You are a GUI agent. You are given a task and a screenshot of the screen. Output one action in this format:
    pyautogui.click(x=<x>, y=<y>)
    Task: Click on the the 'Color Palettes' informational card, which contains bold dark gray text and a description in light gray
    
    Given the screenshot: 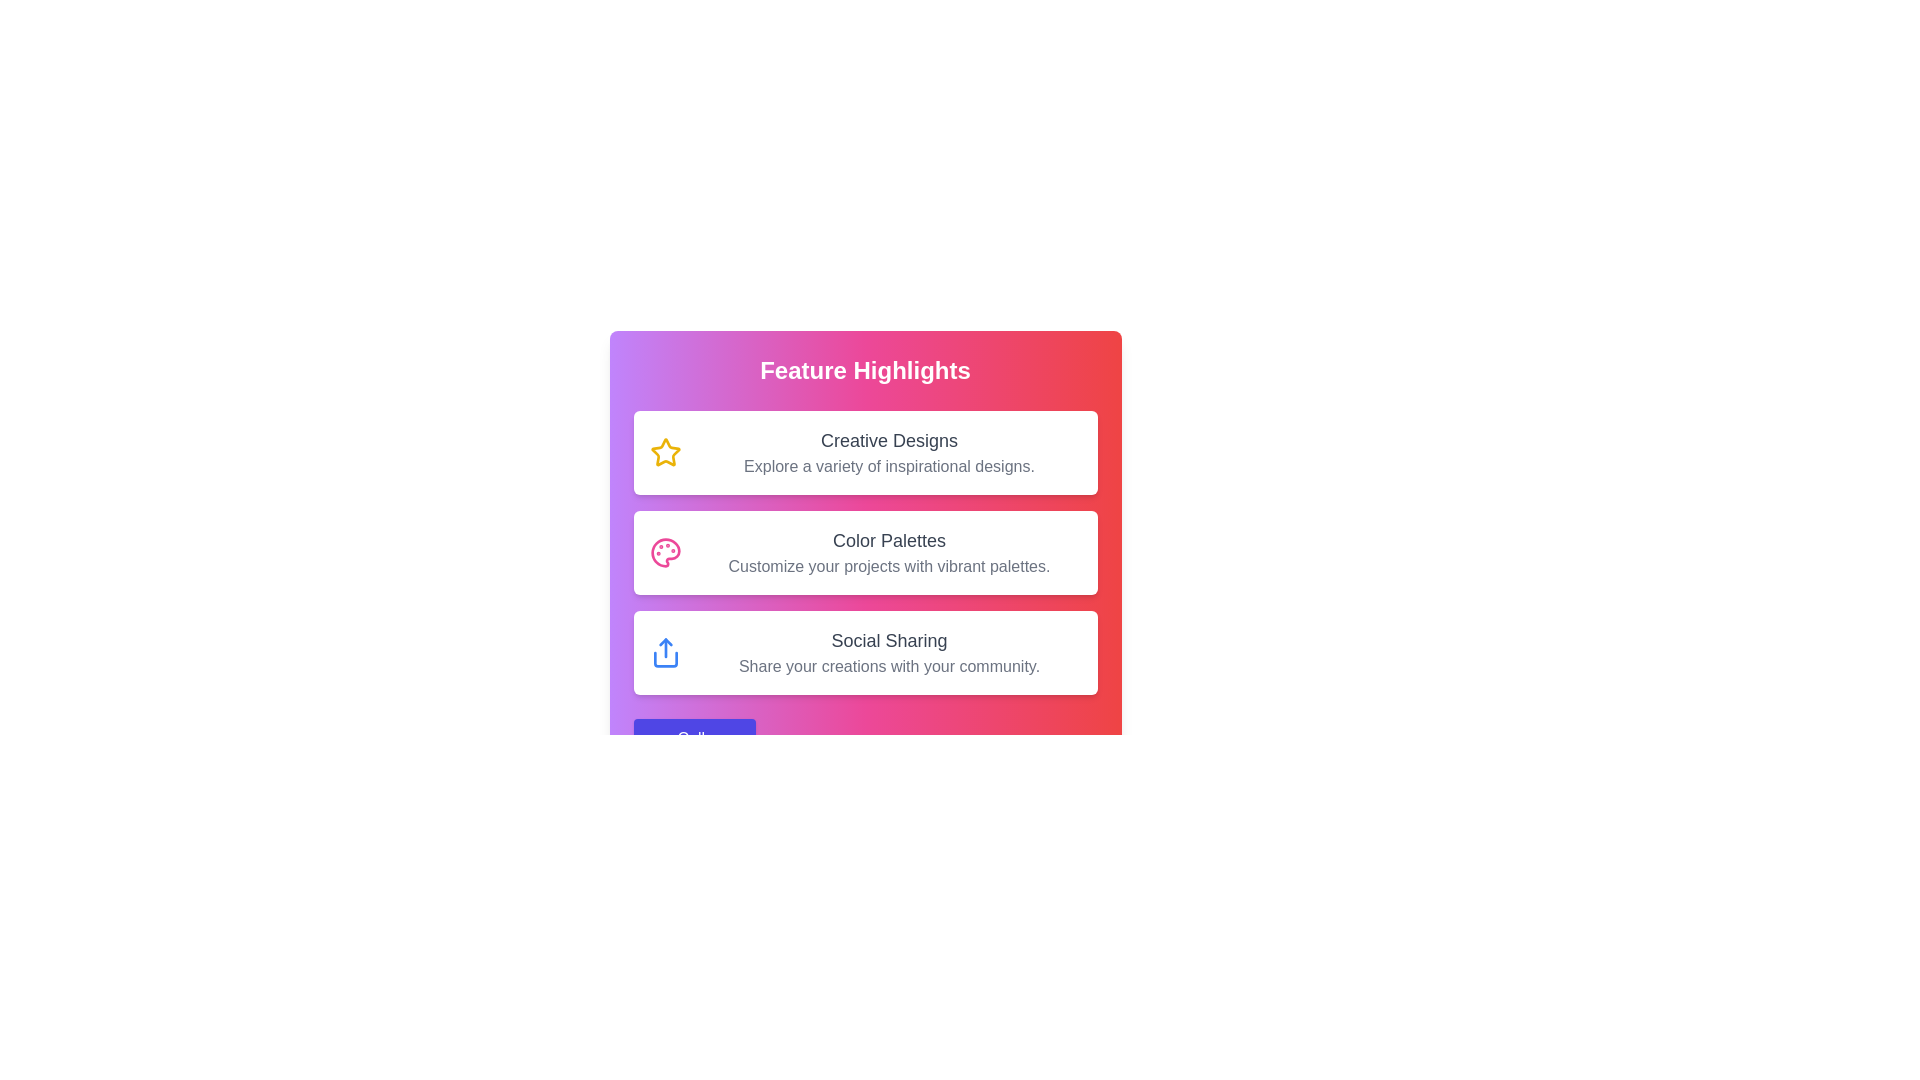 What is the action you would take?
    pyautogui.click(x=888, y=552)
    